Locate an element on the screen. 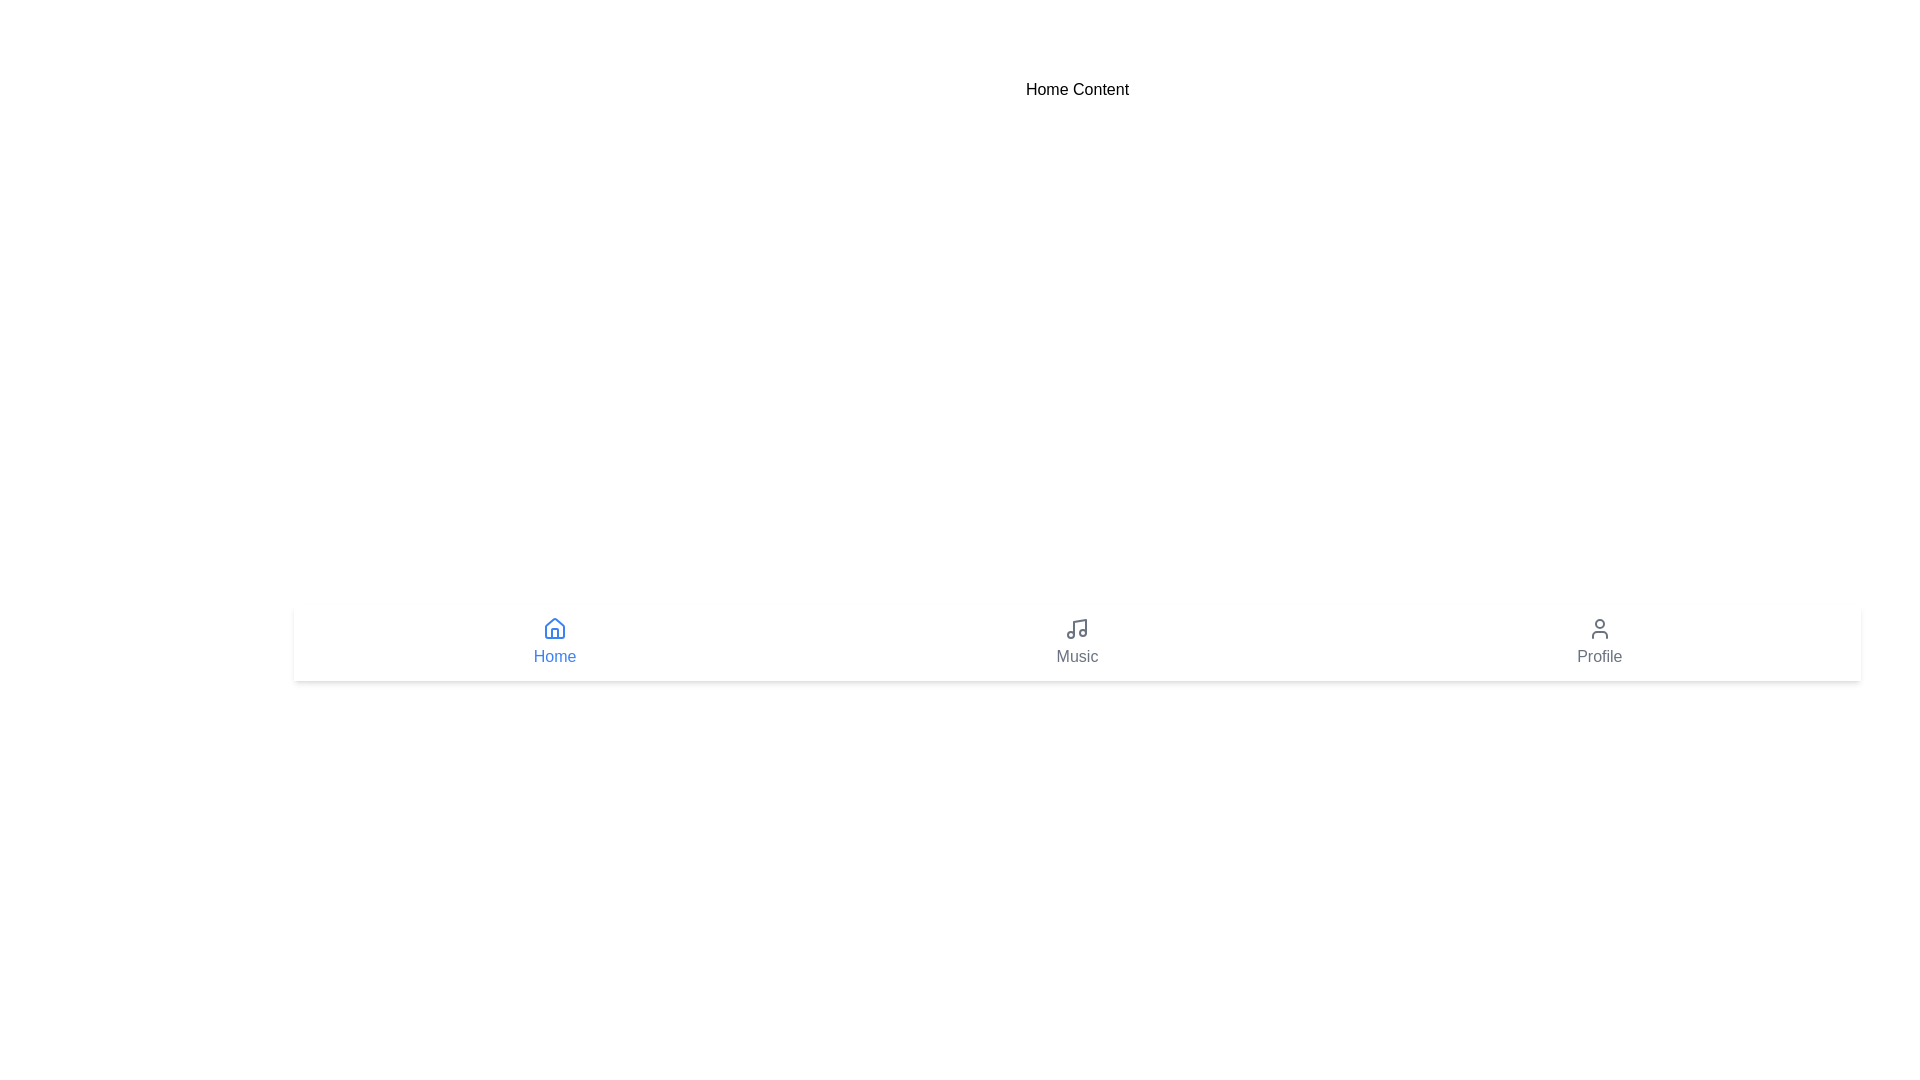  the 'Home' navigation icon located in the bottom bar, which is represented by a house symbol is located at coordinates (555, 627).